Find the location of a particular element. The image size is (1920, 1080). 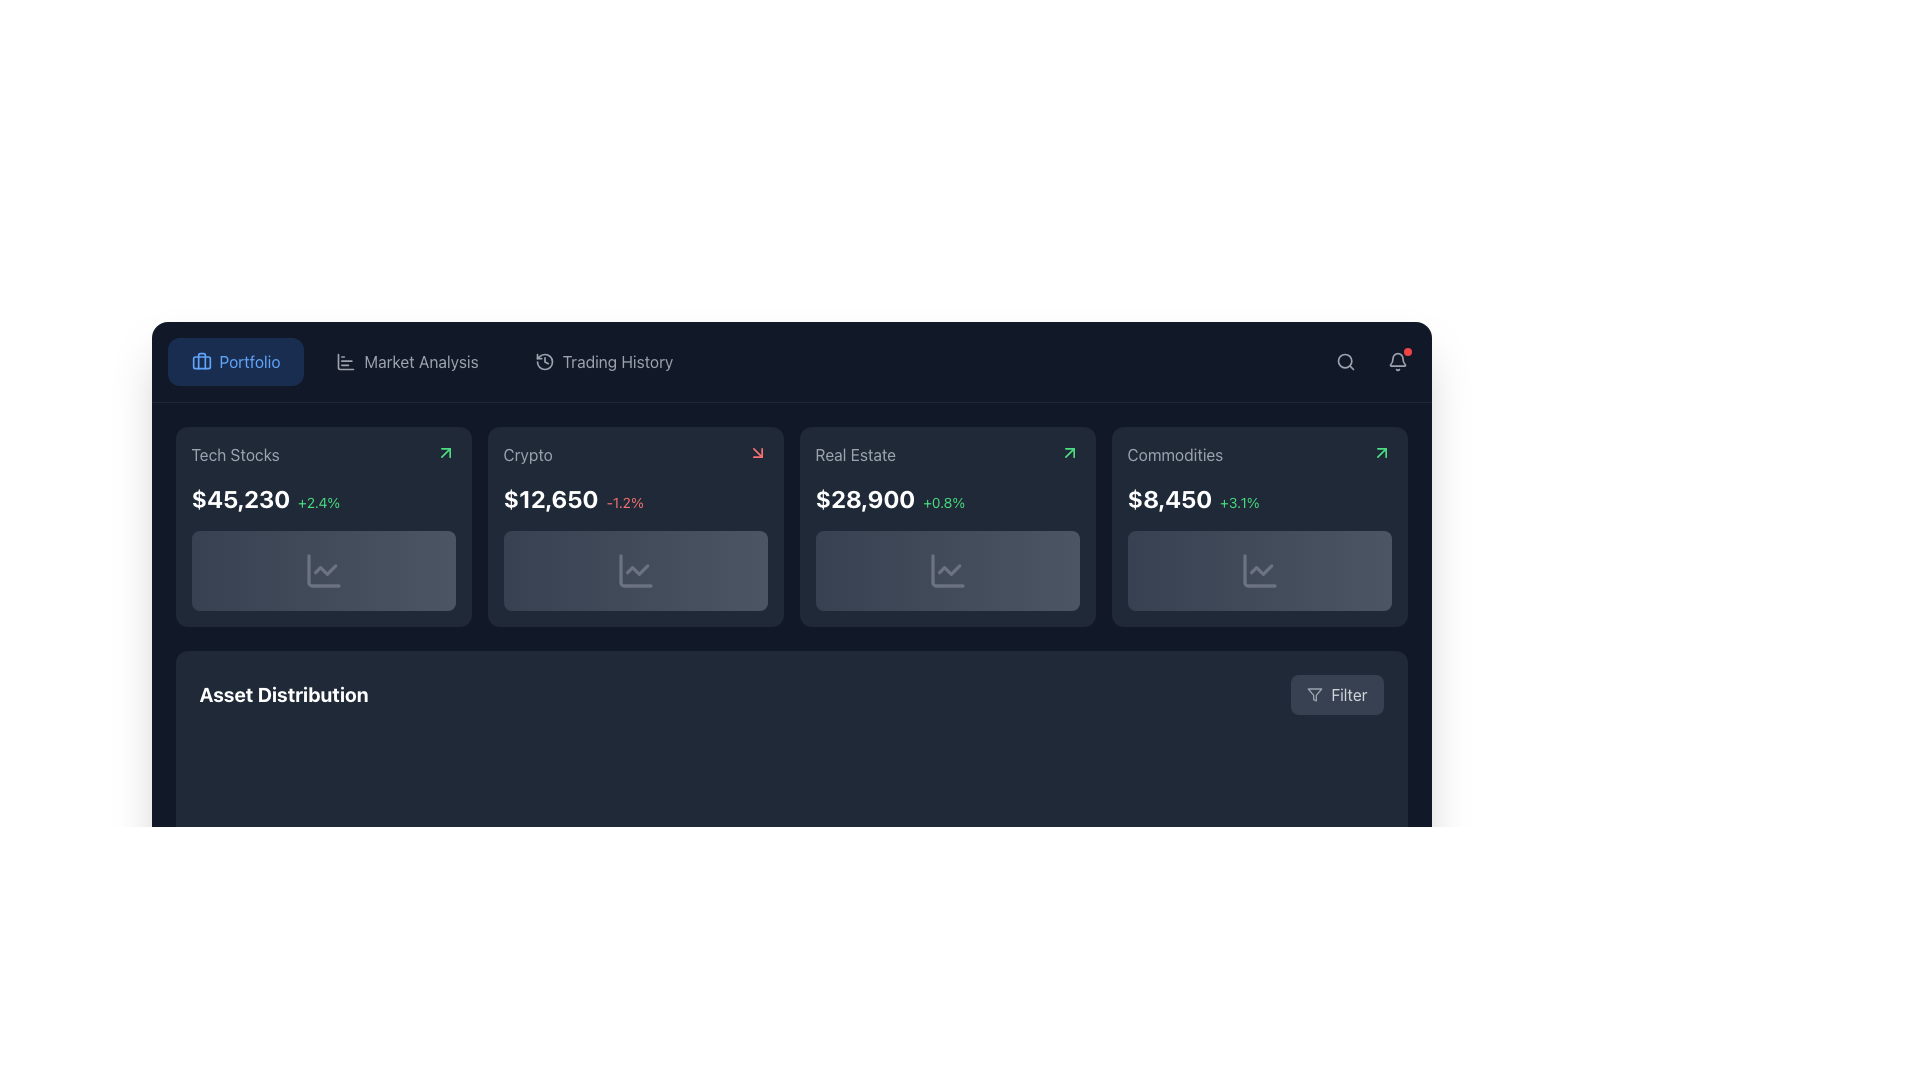

the chart icon representing a line graph located in the 'Crypto' section of the dashboard, positioned at the bottom-center beneath the amount '$12,650' and the percentage '-1.2%' is located at coordinates (634, 570).